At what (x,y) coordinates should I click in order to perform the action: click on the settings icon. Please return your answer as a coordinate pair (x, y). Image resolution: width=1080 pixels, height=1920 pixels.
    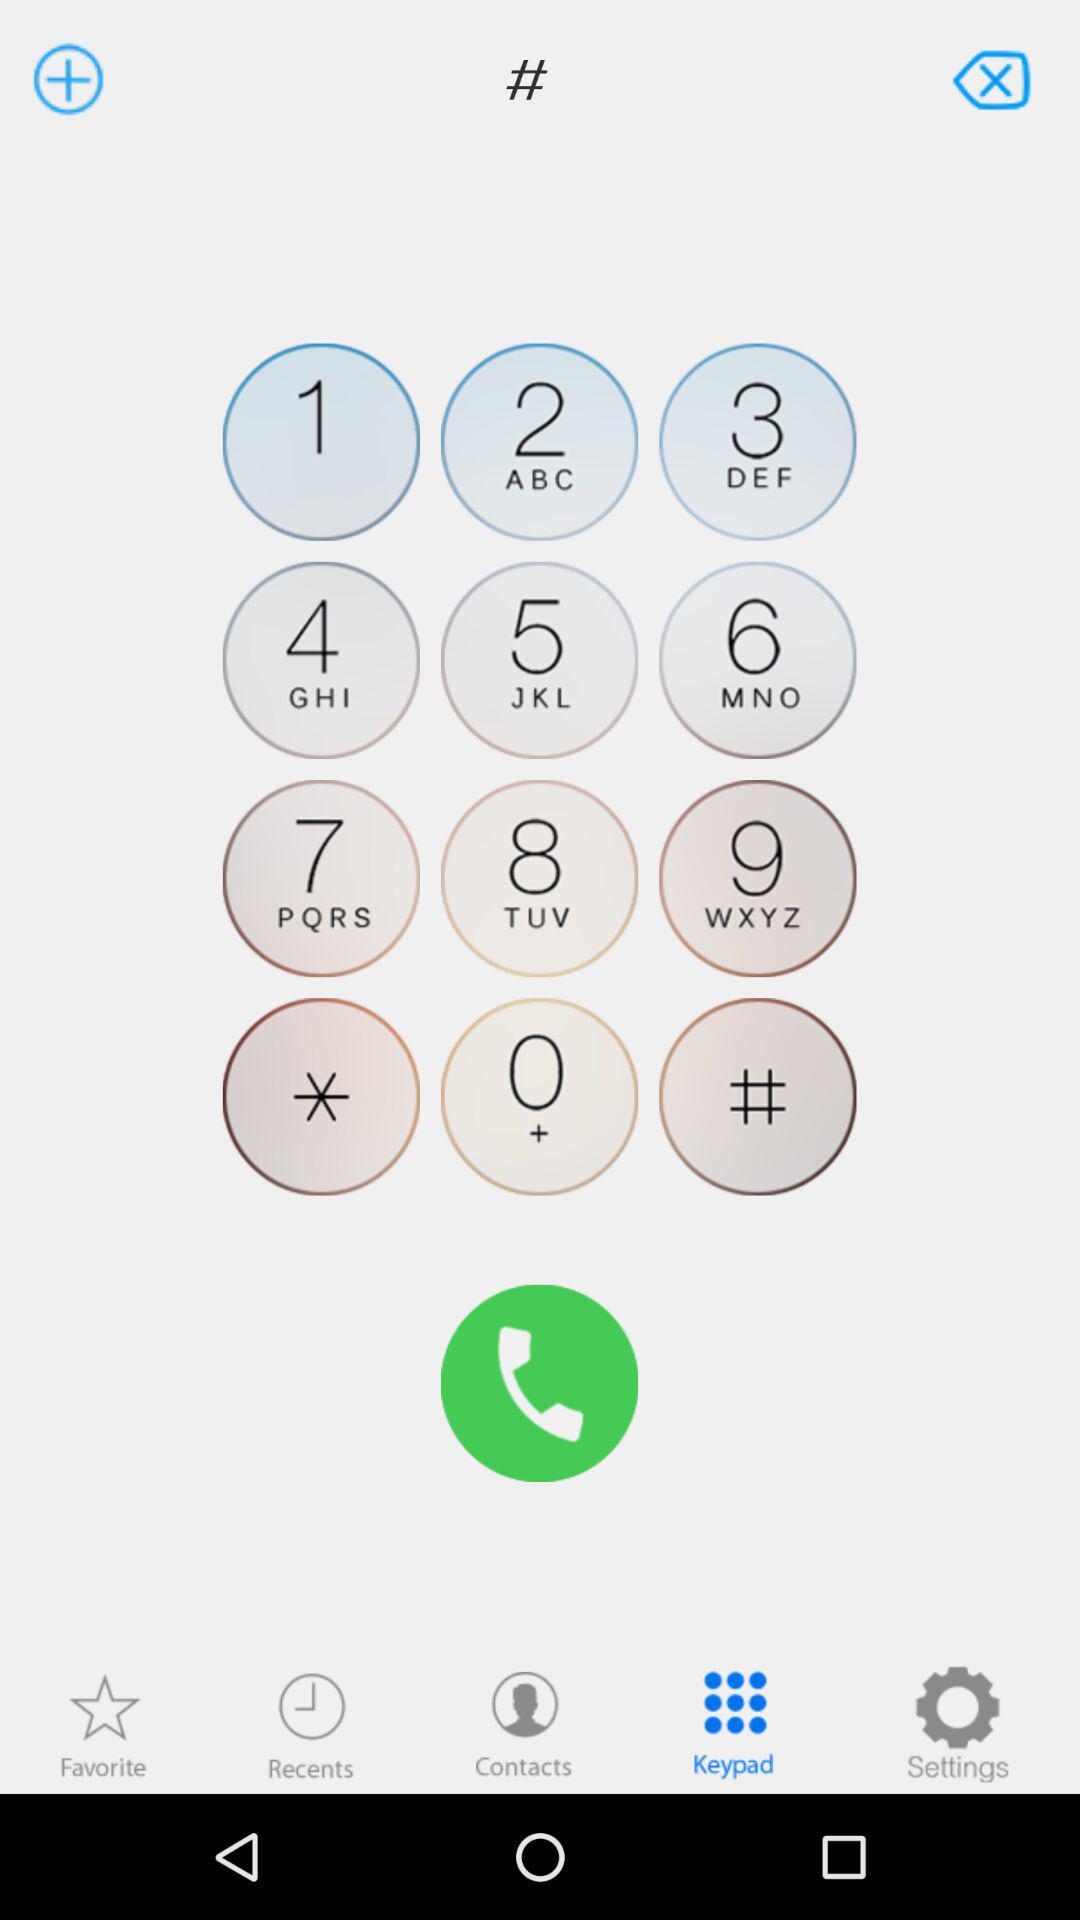
    Looking at the image, I should click on (956, 1844).